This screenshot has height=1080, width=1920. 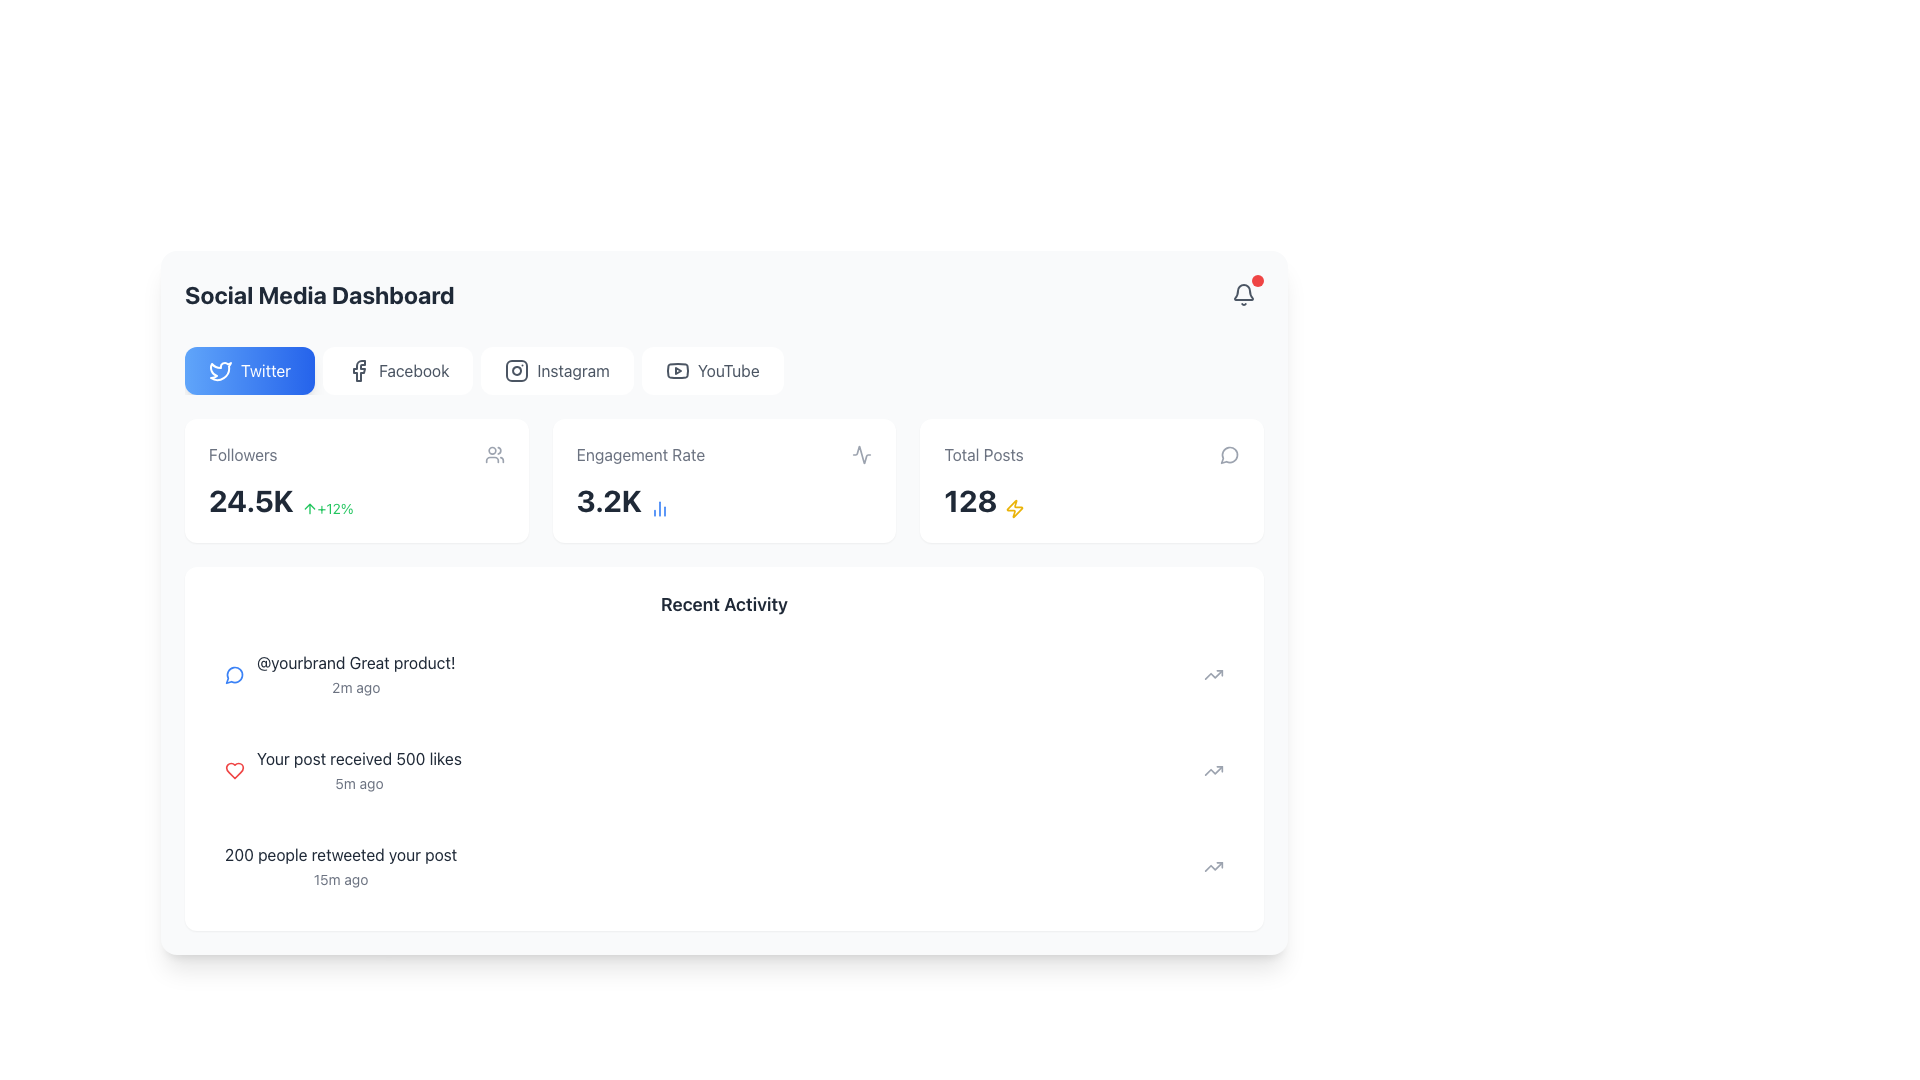 What do you see at coordinates (572, 370) in the screenshot?
I see `the Text label that serves as a label for the Instagram button, which is located in the top row of the interface among other social media buttons` at bounding box center [572, 370].